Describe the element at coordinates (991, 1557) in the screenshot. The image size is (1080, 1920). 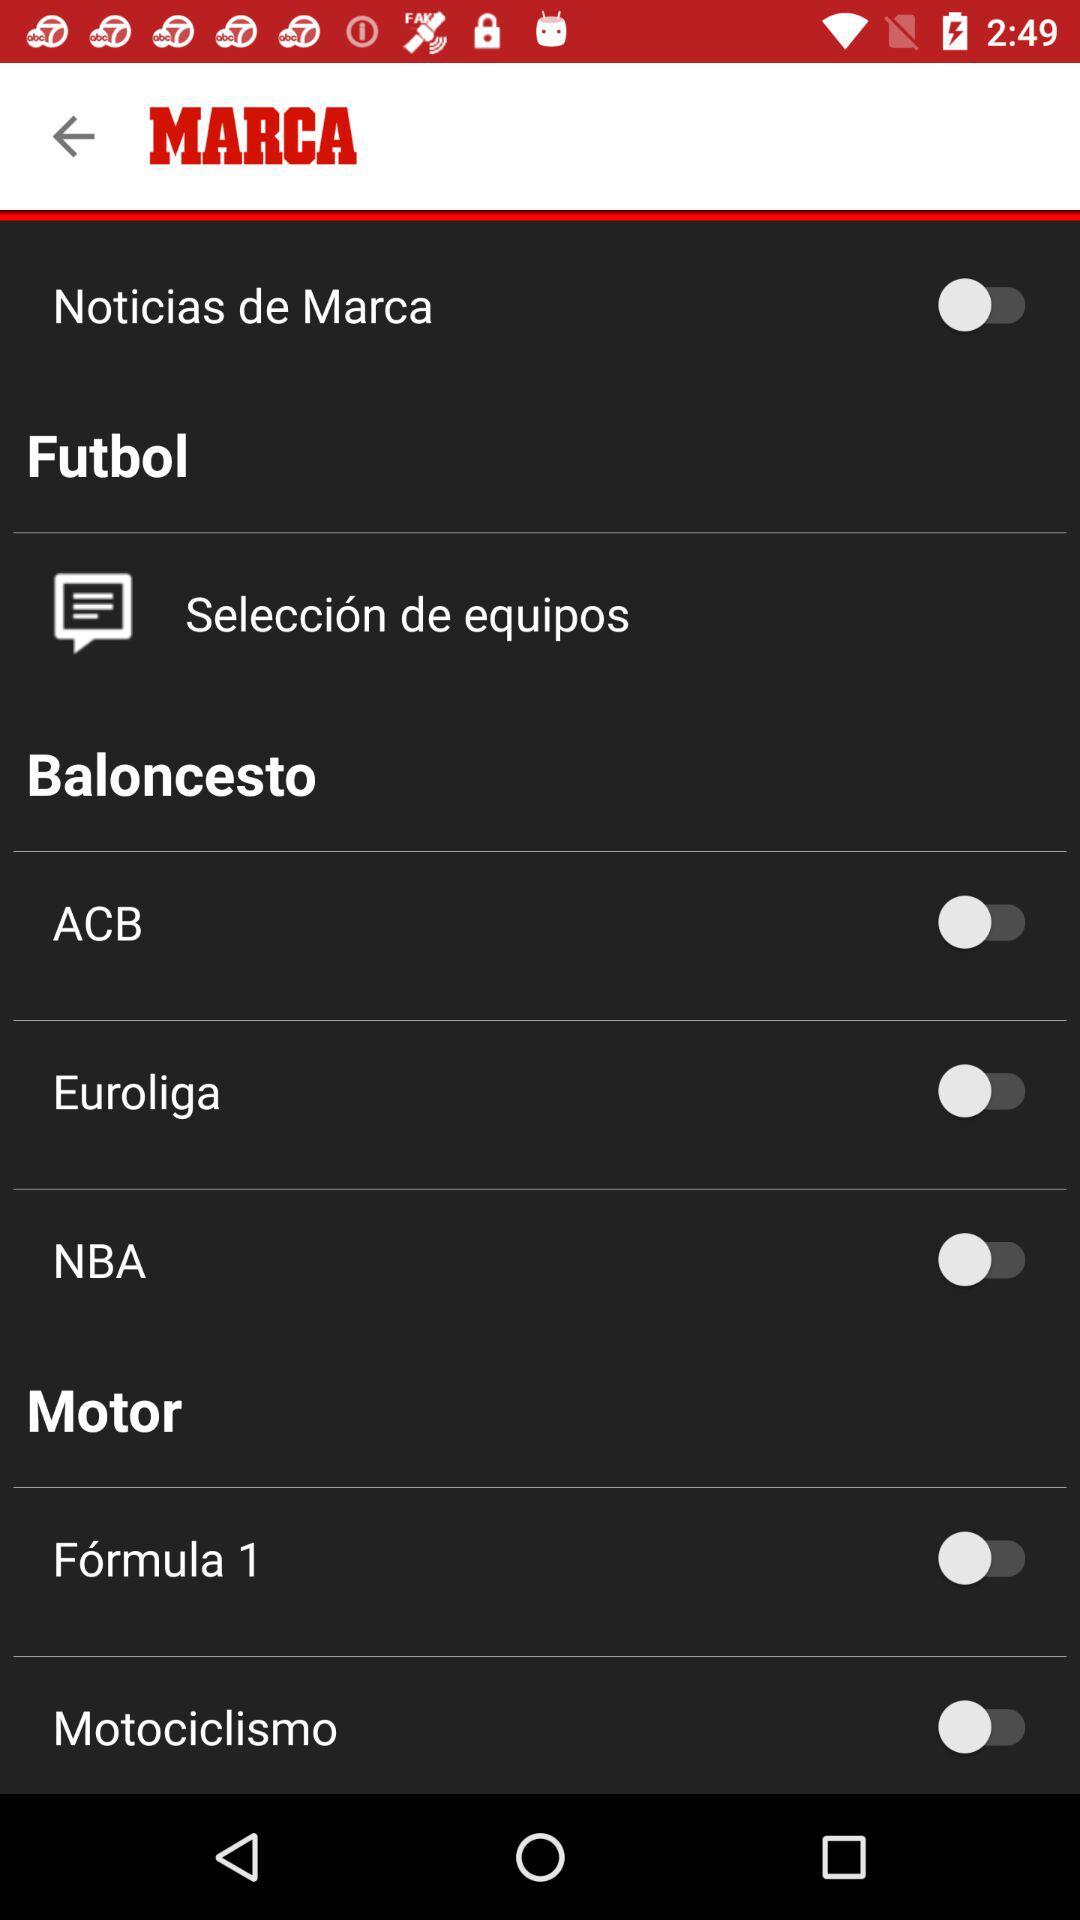
I see `formula one on off` at that location.